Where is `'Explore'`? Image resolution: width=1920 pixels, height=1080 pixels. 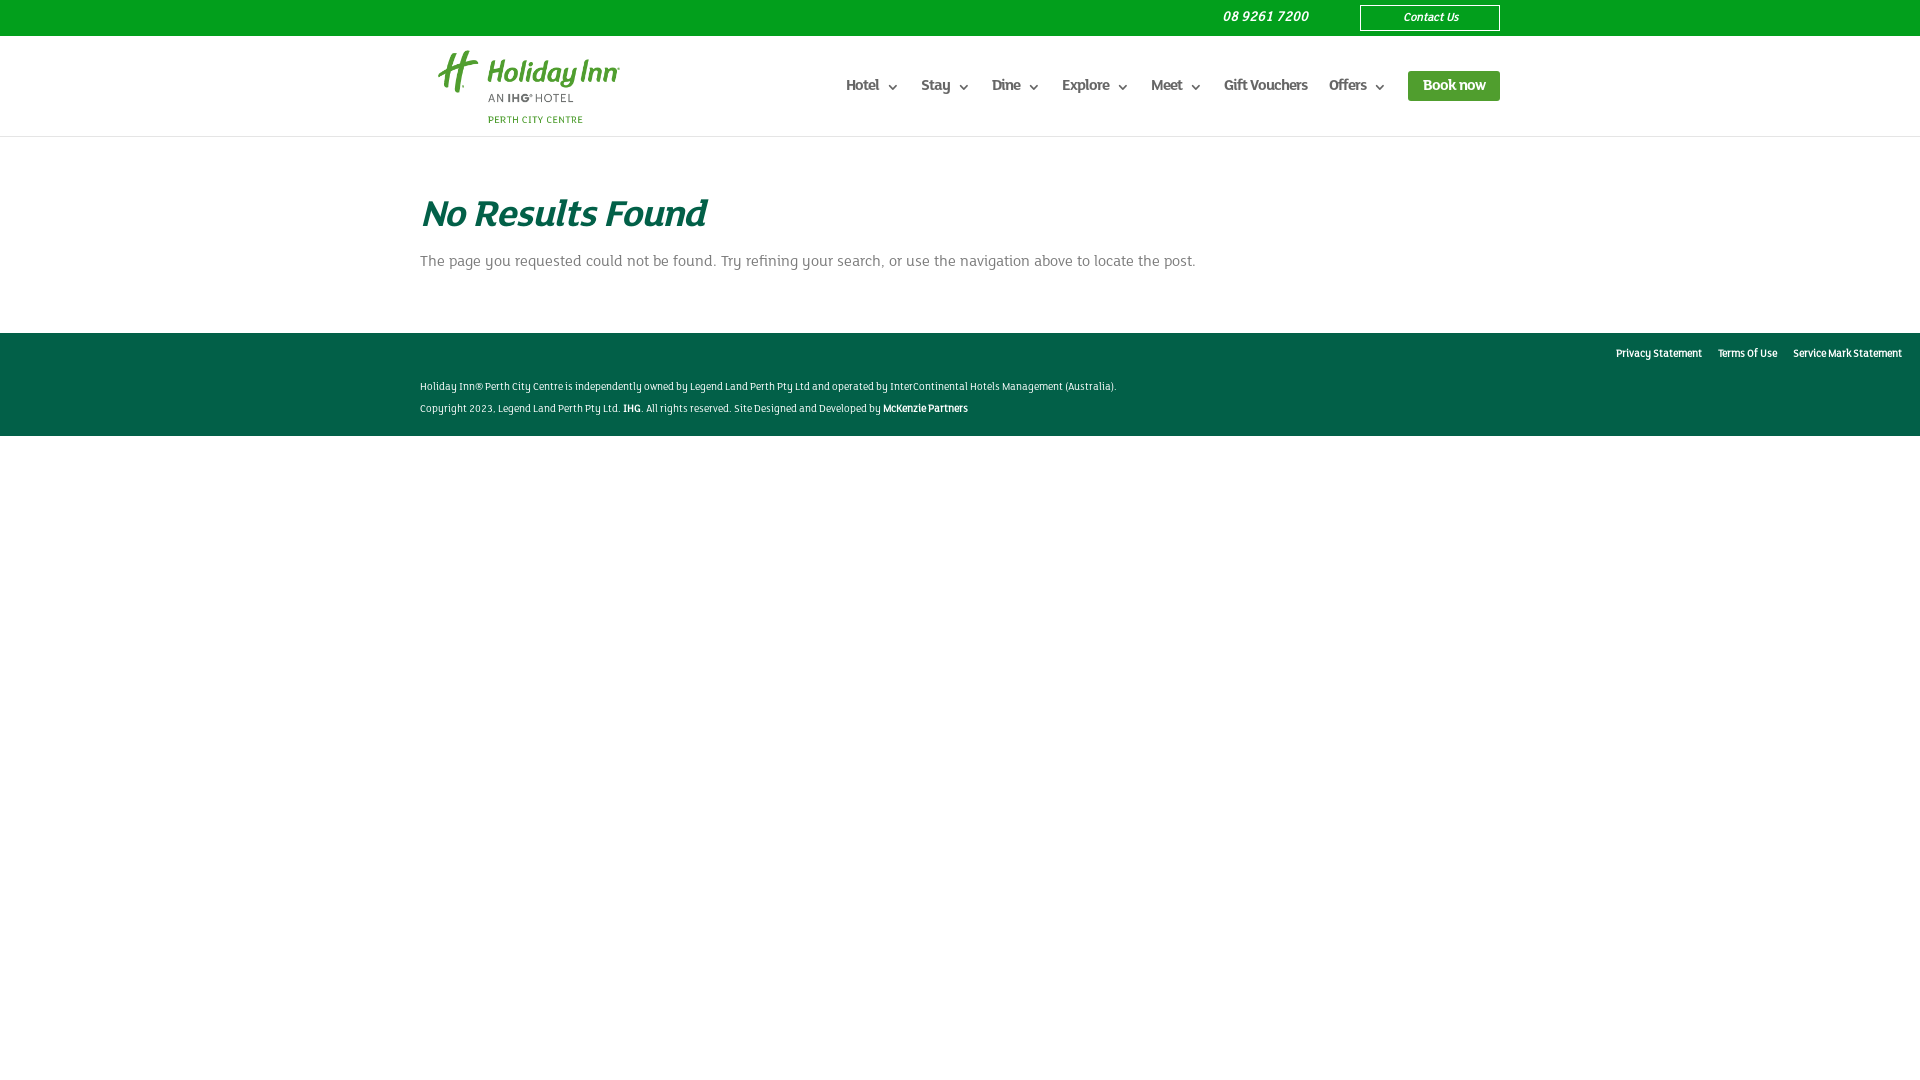
'Explore' is located at coordinates (1094, 100).